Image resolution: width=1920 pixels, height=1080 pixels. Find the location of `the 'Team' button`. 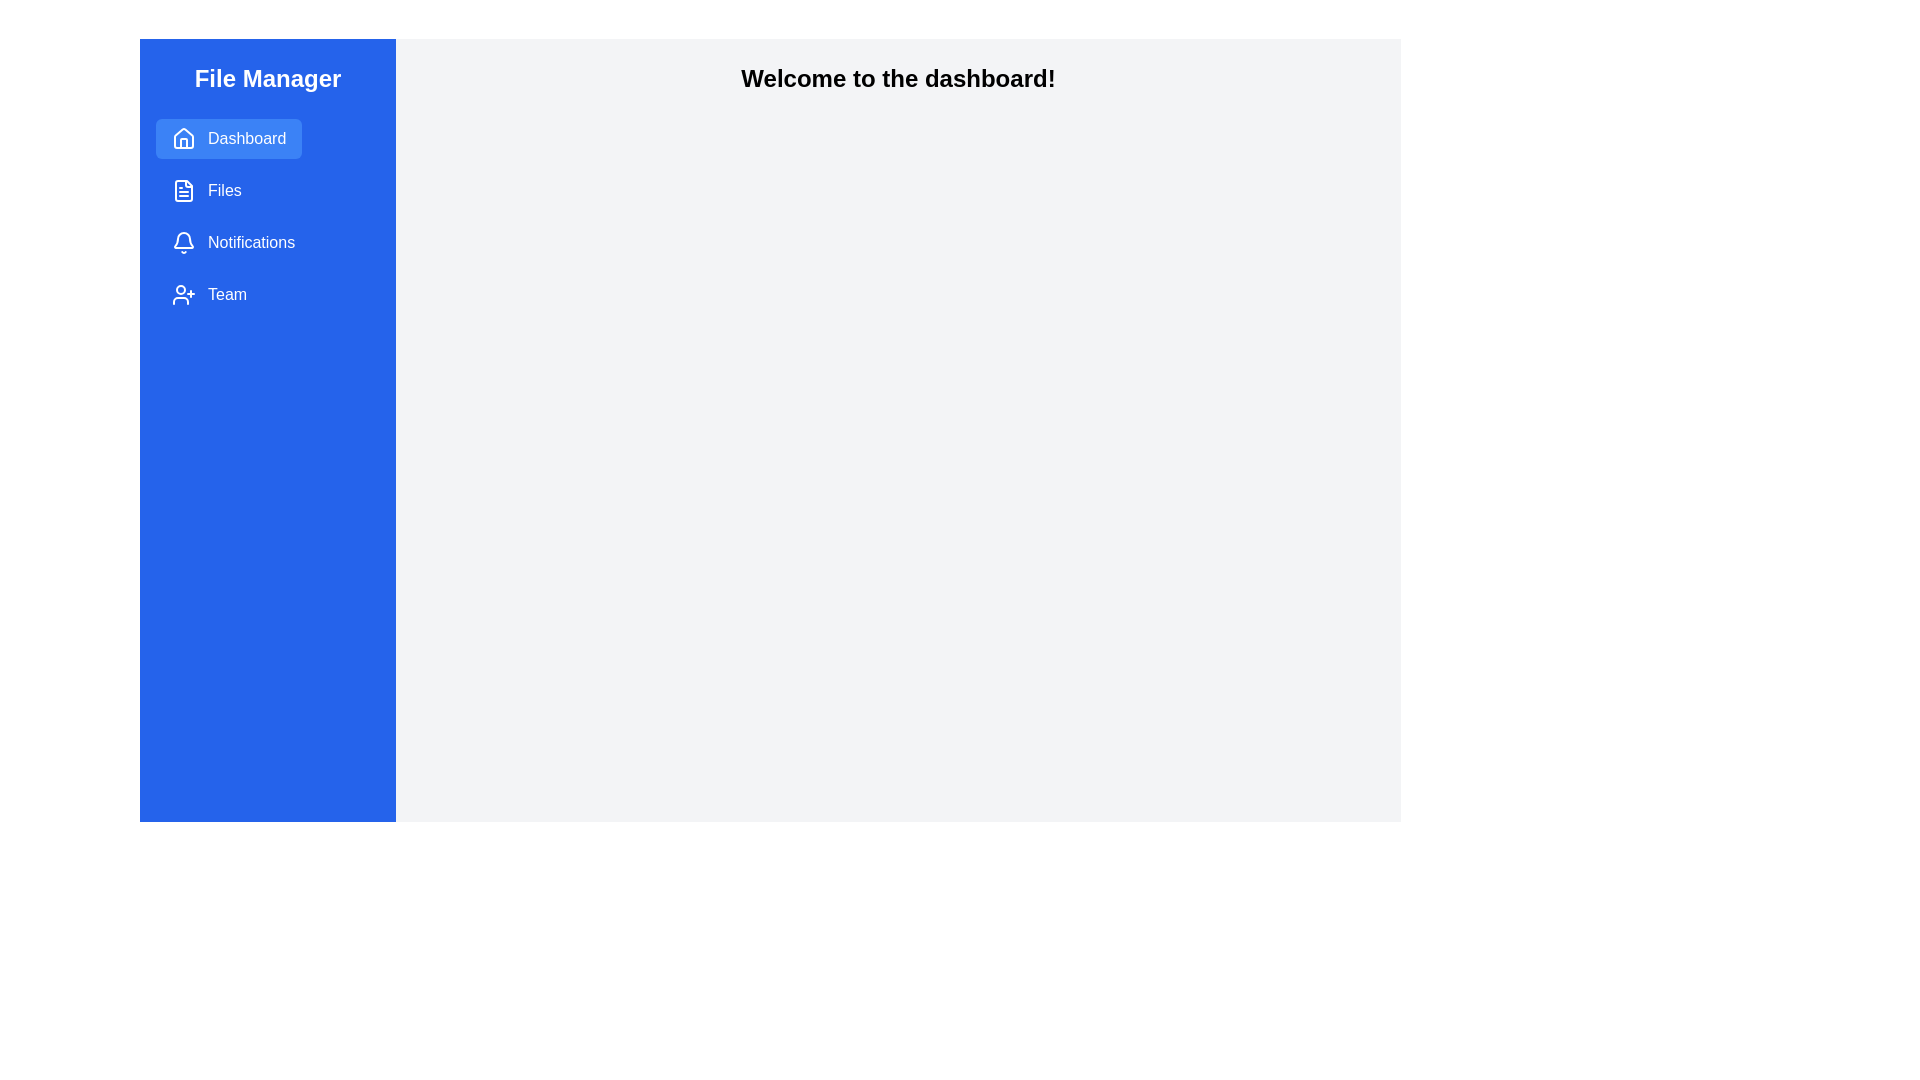

the 'Team' button is located at coordinates (209, 294).